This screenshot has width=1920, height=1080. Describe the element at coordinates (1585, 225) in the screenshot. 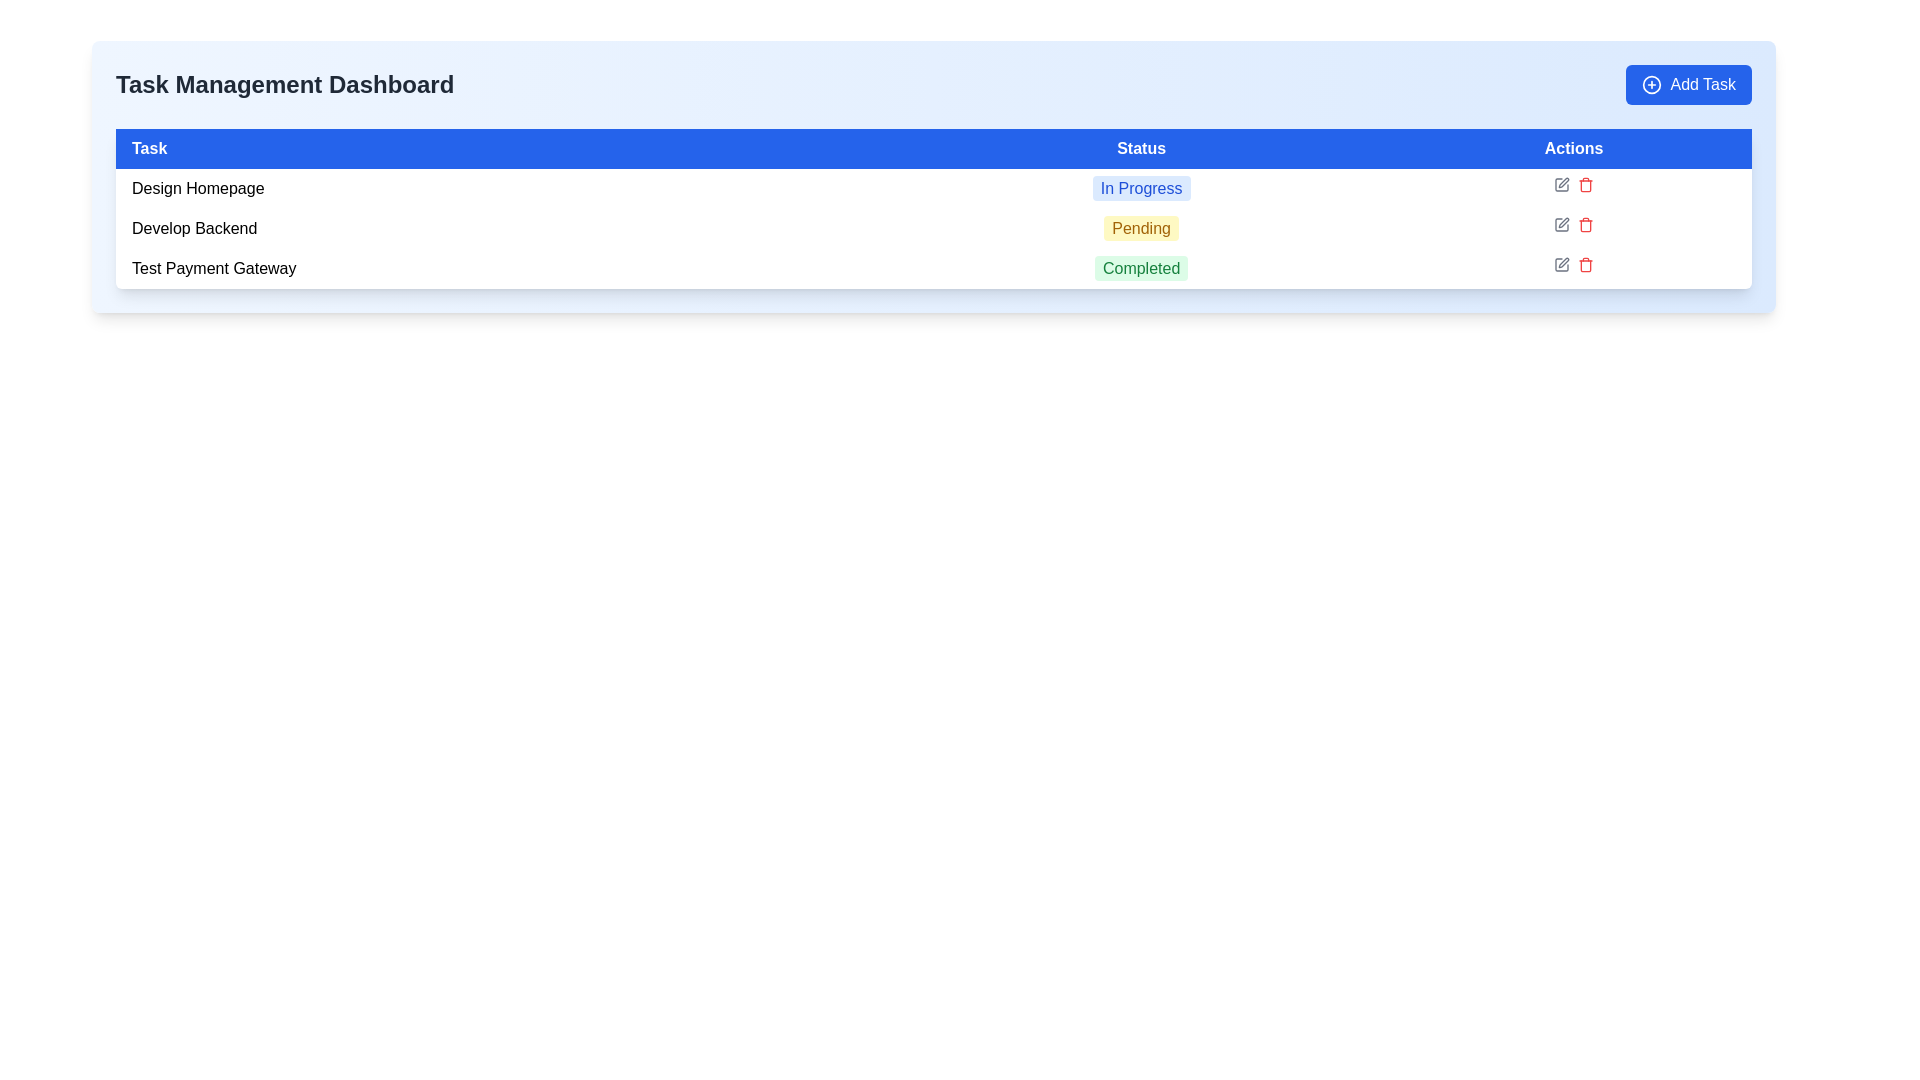

I see `the delete icon button associated with the 'Develop Backend' task in the 'Actions' column` at that location.